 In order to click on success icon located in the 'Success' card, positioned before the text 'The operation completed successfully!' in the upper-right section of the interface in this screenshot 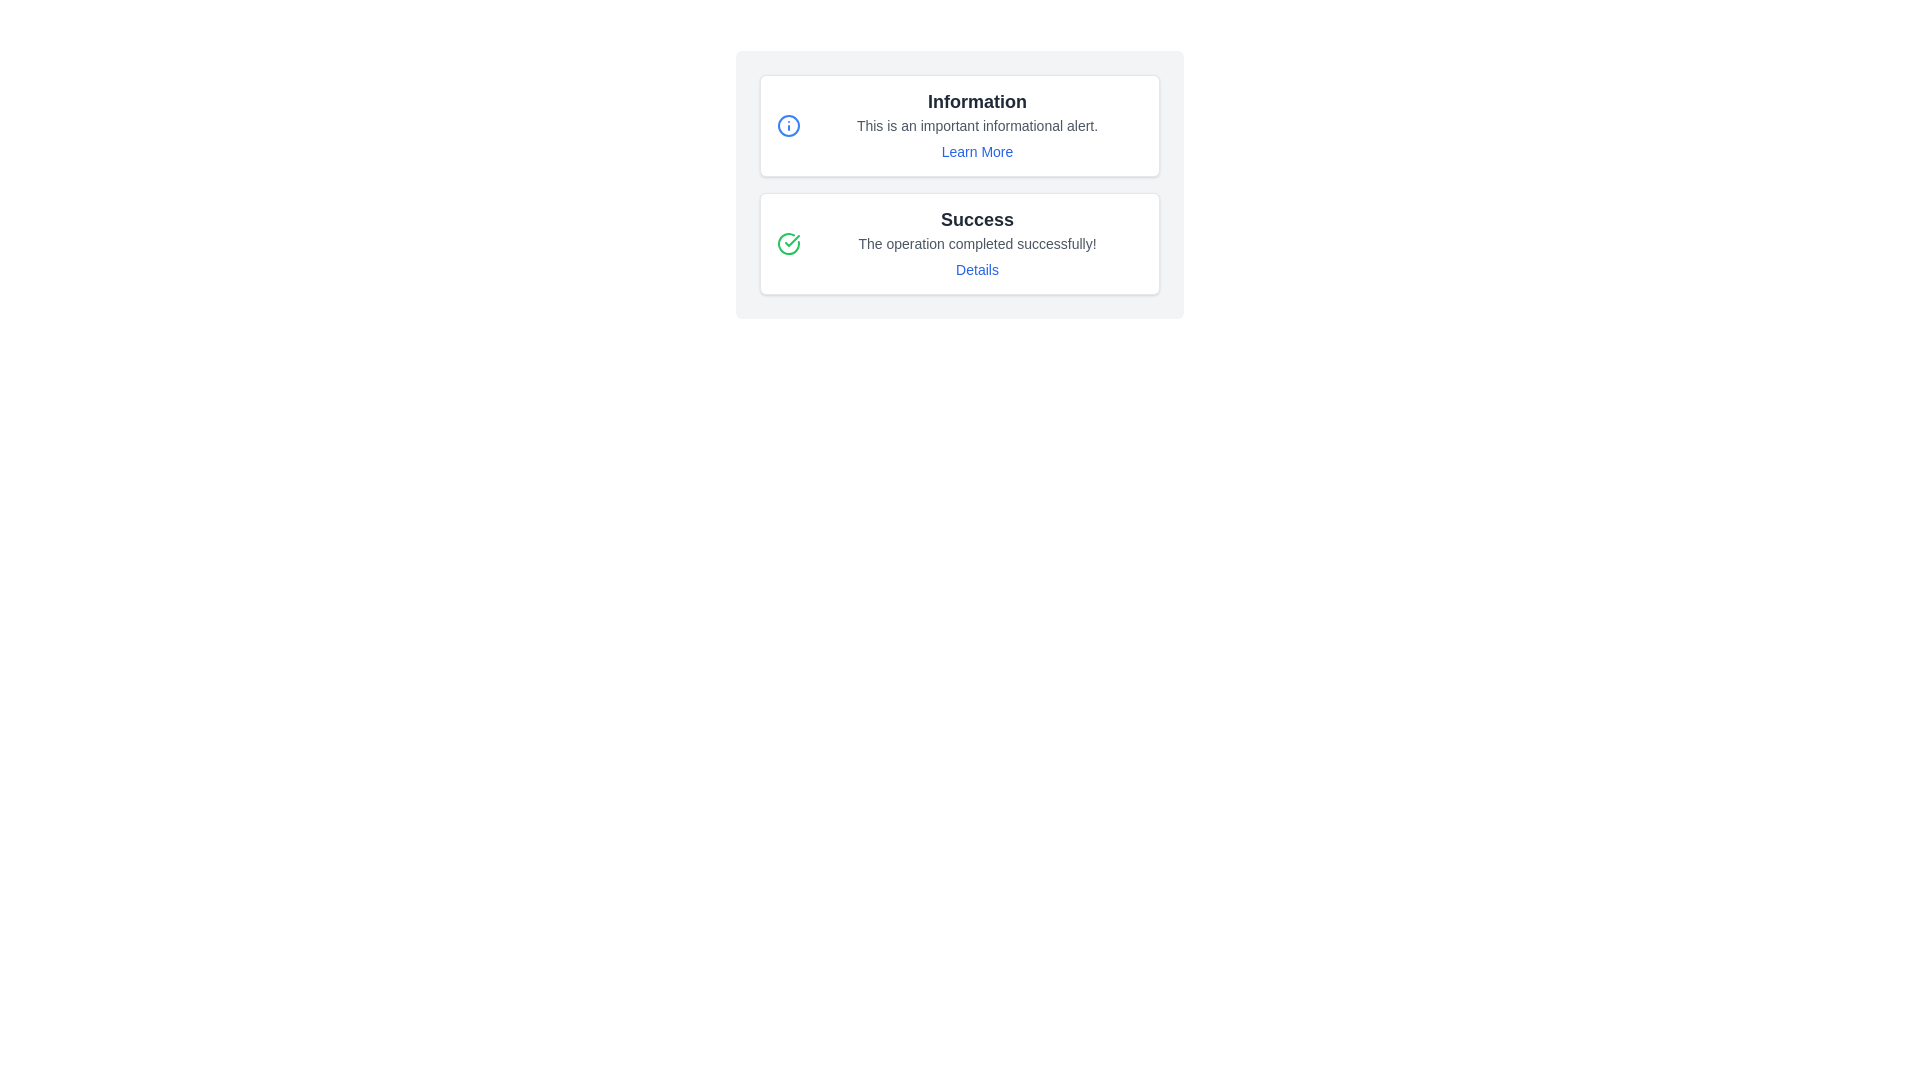, I will do `click(787, 242)`.